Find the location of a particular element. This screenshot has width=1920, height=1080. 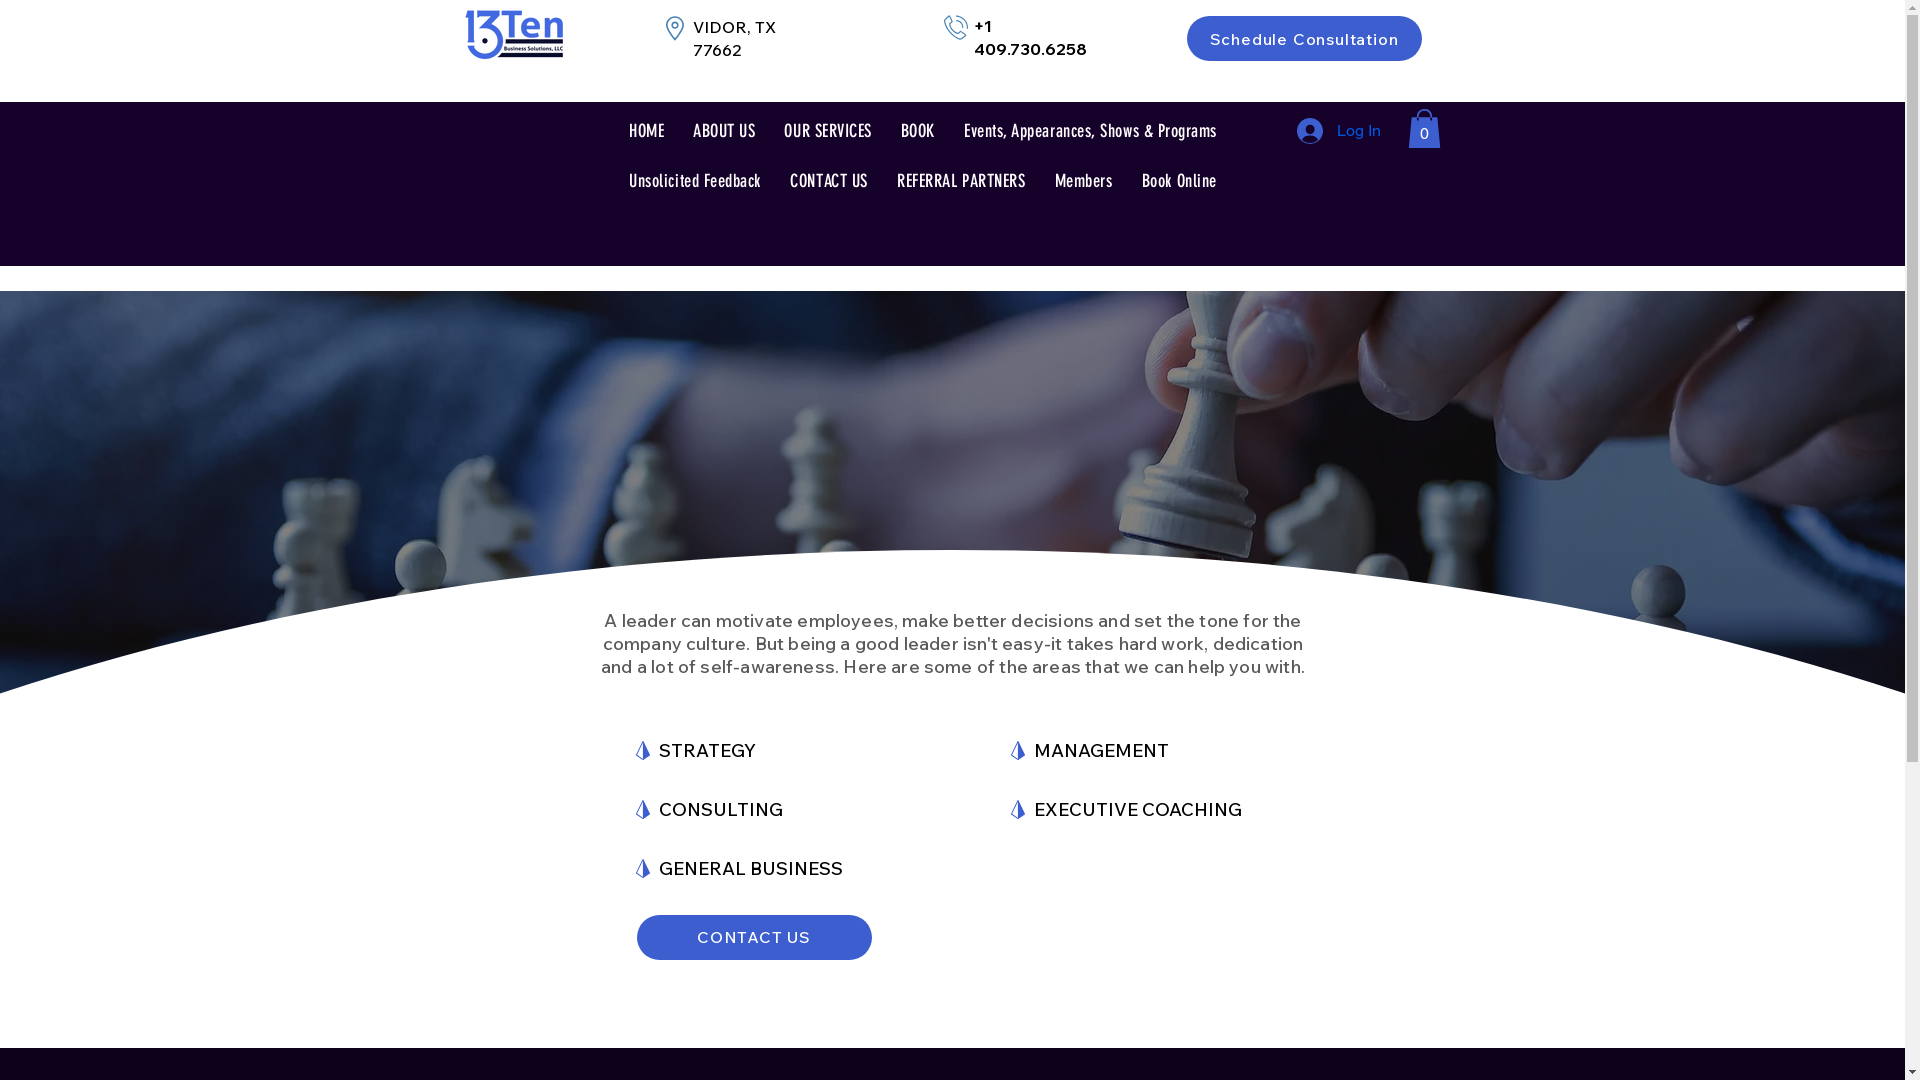

'Unsolicited Feedback' is located at coordinates (694, 181).